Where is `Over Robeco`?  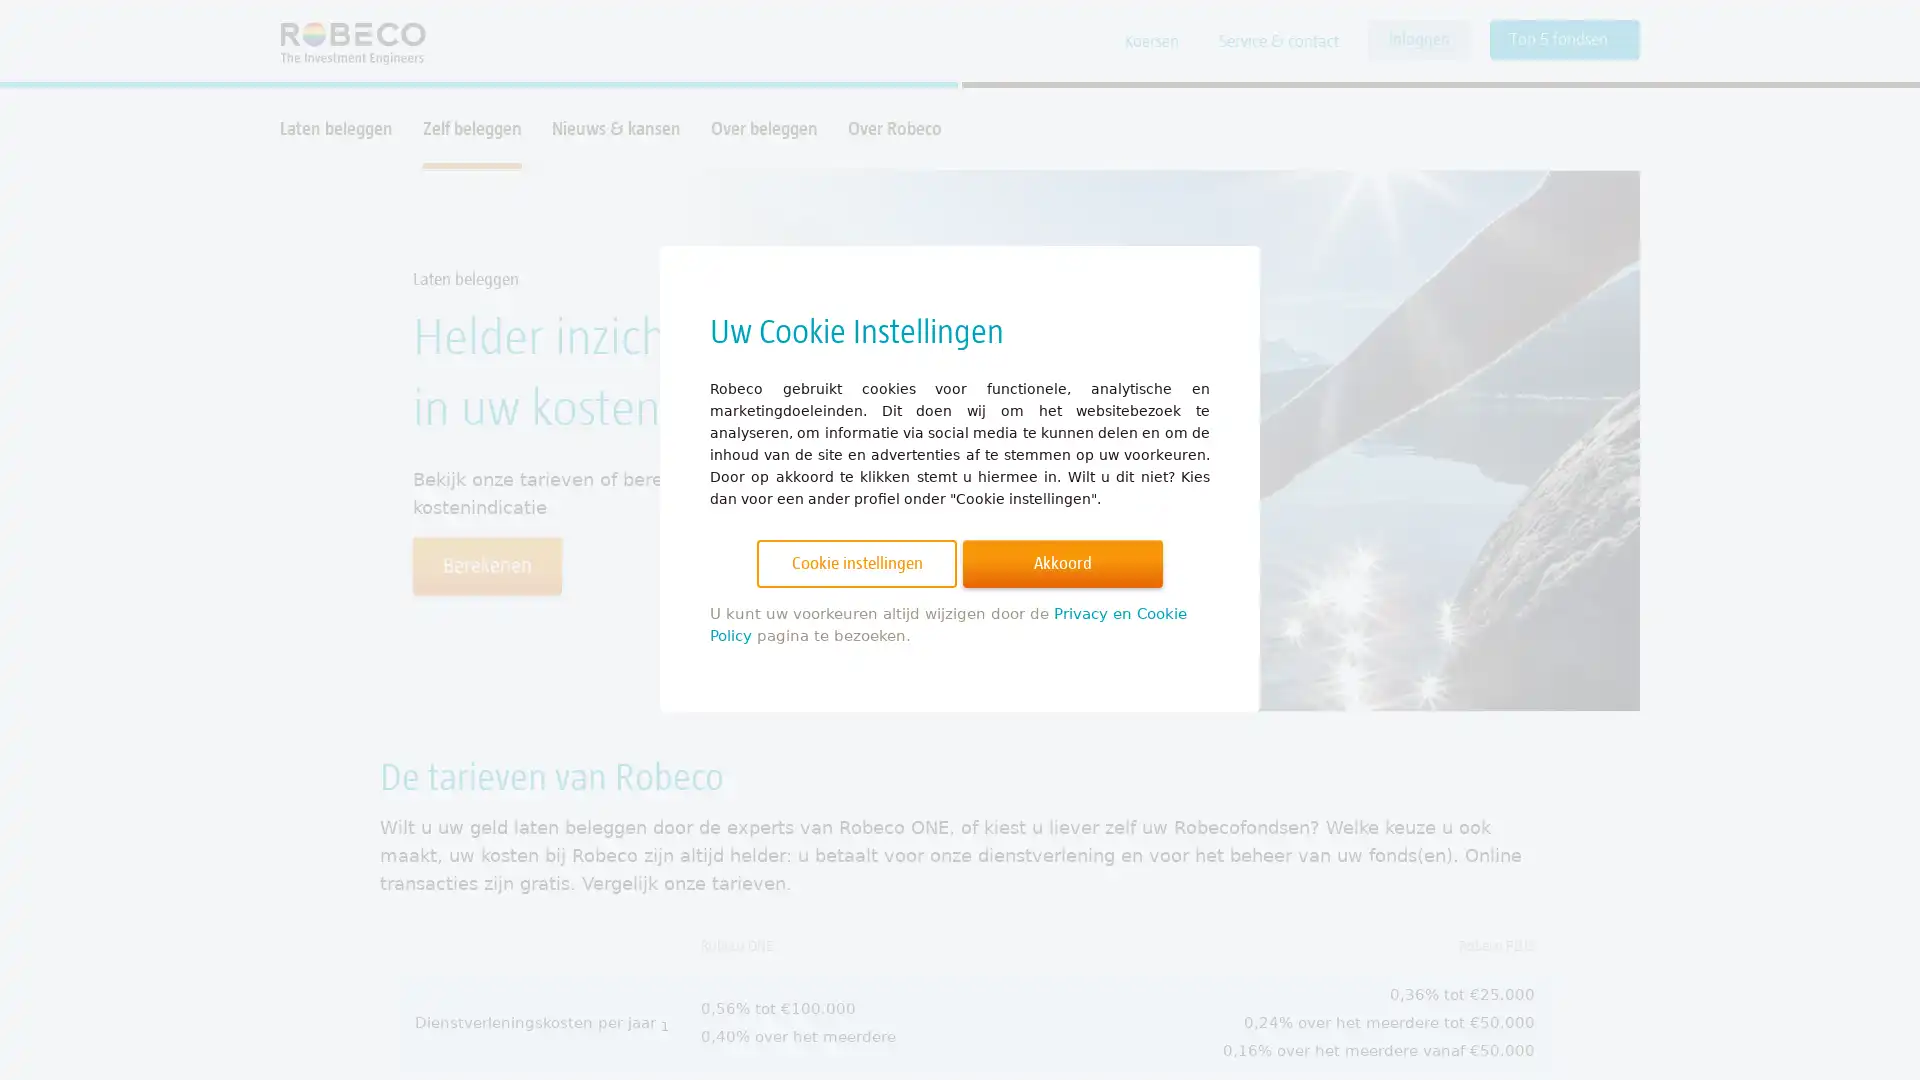 Over Robeco is located at coordinates (893, 128).